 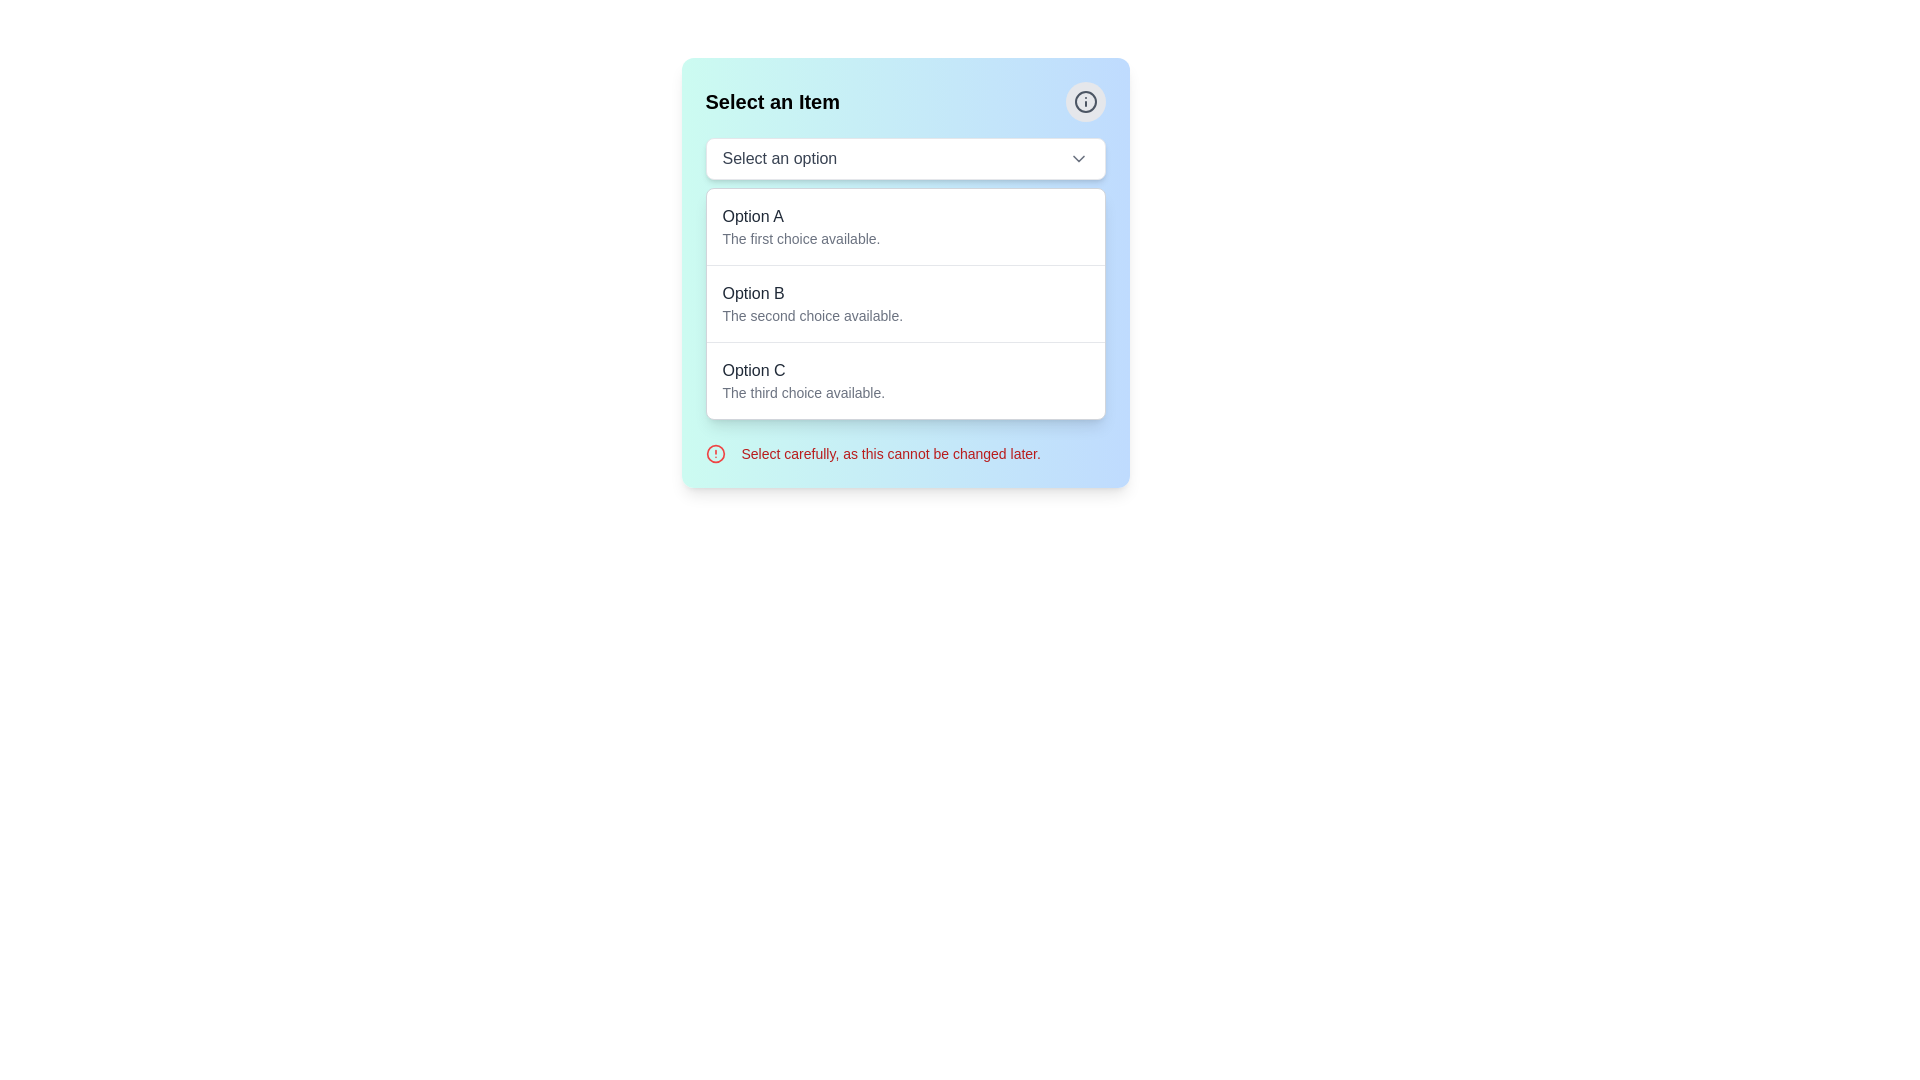 I want to click on the SVG Circle element that serves as a decorative or structural part of the 'info' or 'help' icon located in the top-right corner of the dropdown component, so click(x=1084, y=101).